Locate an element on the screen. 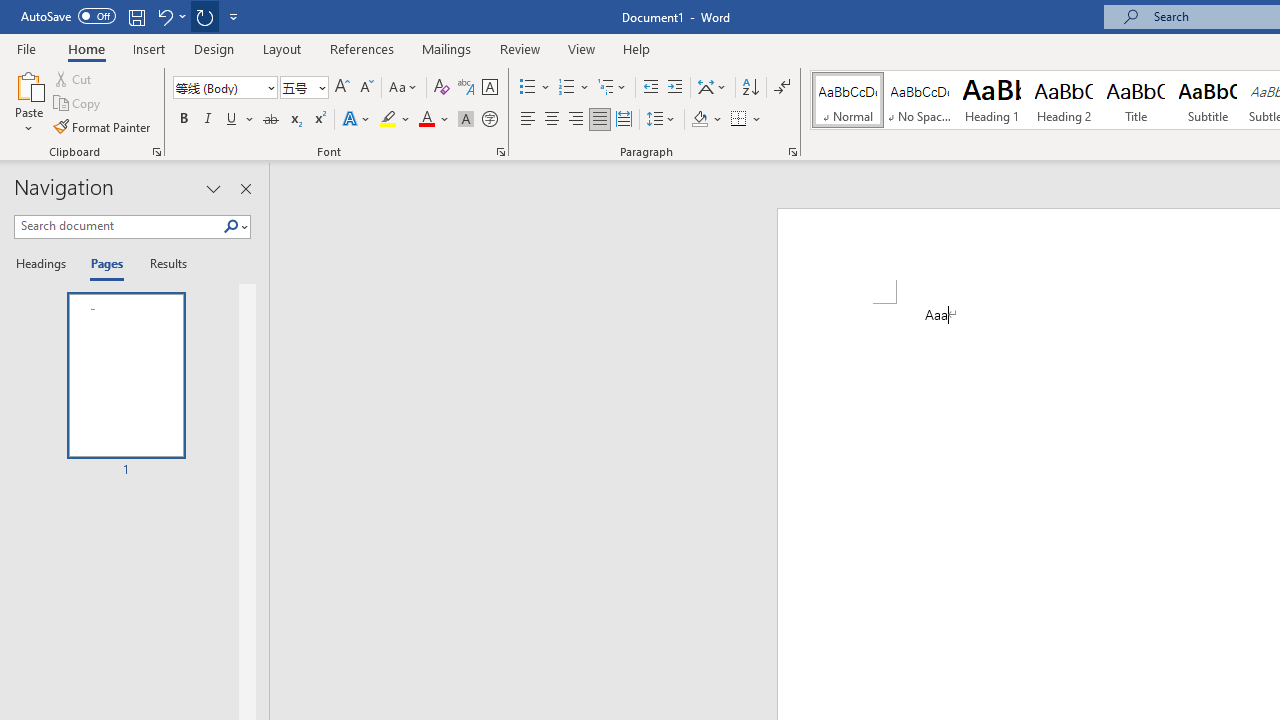 This screenshot has width=1280, height=720. 'Character Shading' is located at coordinates (464, 119).